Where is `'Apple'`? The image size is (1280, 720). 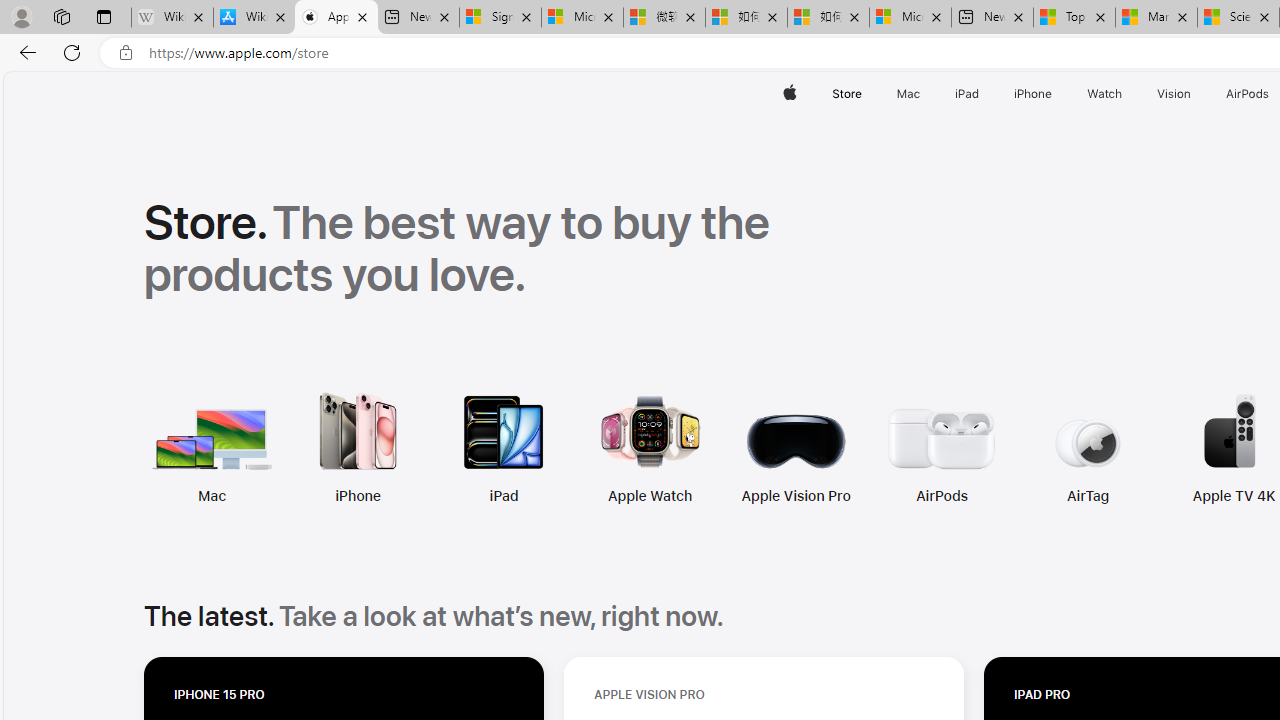
'Apple' is located at coordinates (788, 93).